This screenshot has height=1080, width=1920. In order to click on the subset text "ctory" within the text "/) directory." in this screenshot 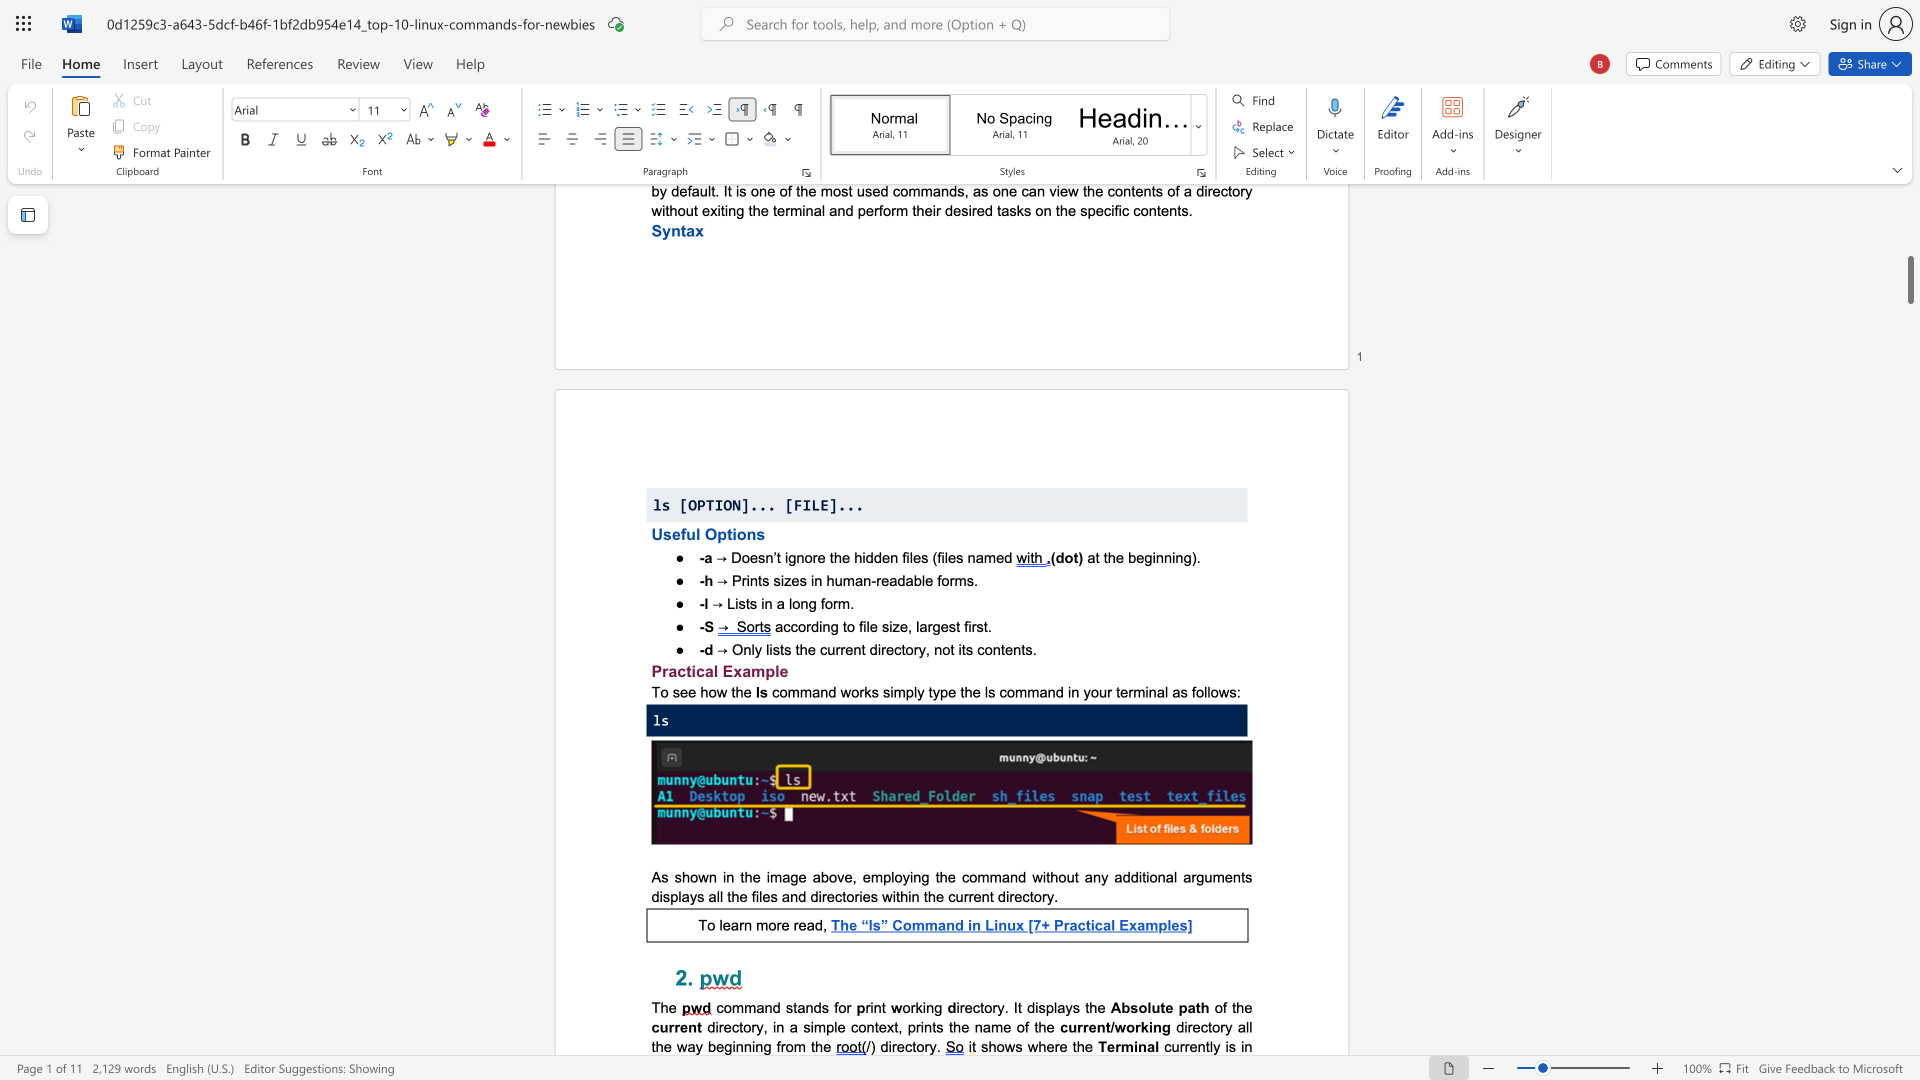, I will do `click(903, 1045)`.